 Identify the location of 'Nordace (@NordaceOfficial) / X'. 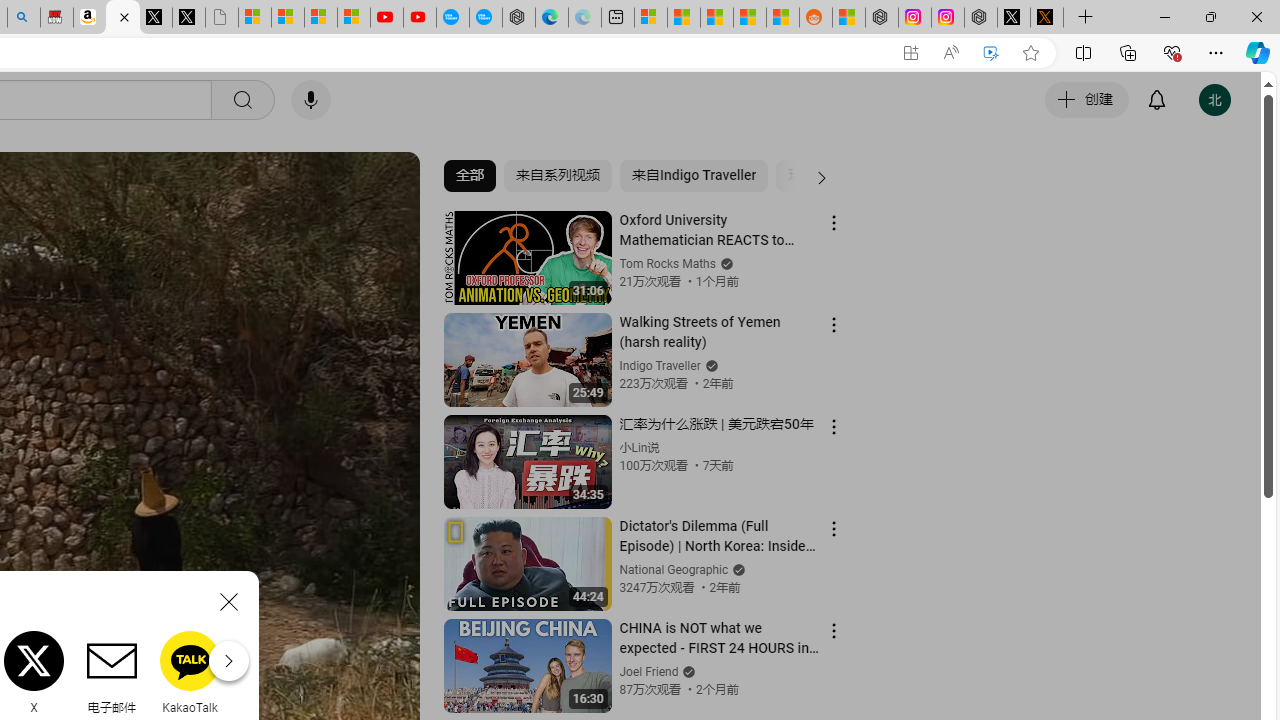
(1014, 17).